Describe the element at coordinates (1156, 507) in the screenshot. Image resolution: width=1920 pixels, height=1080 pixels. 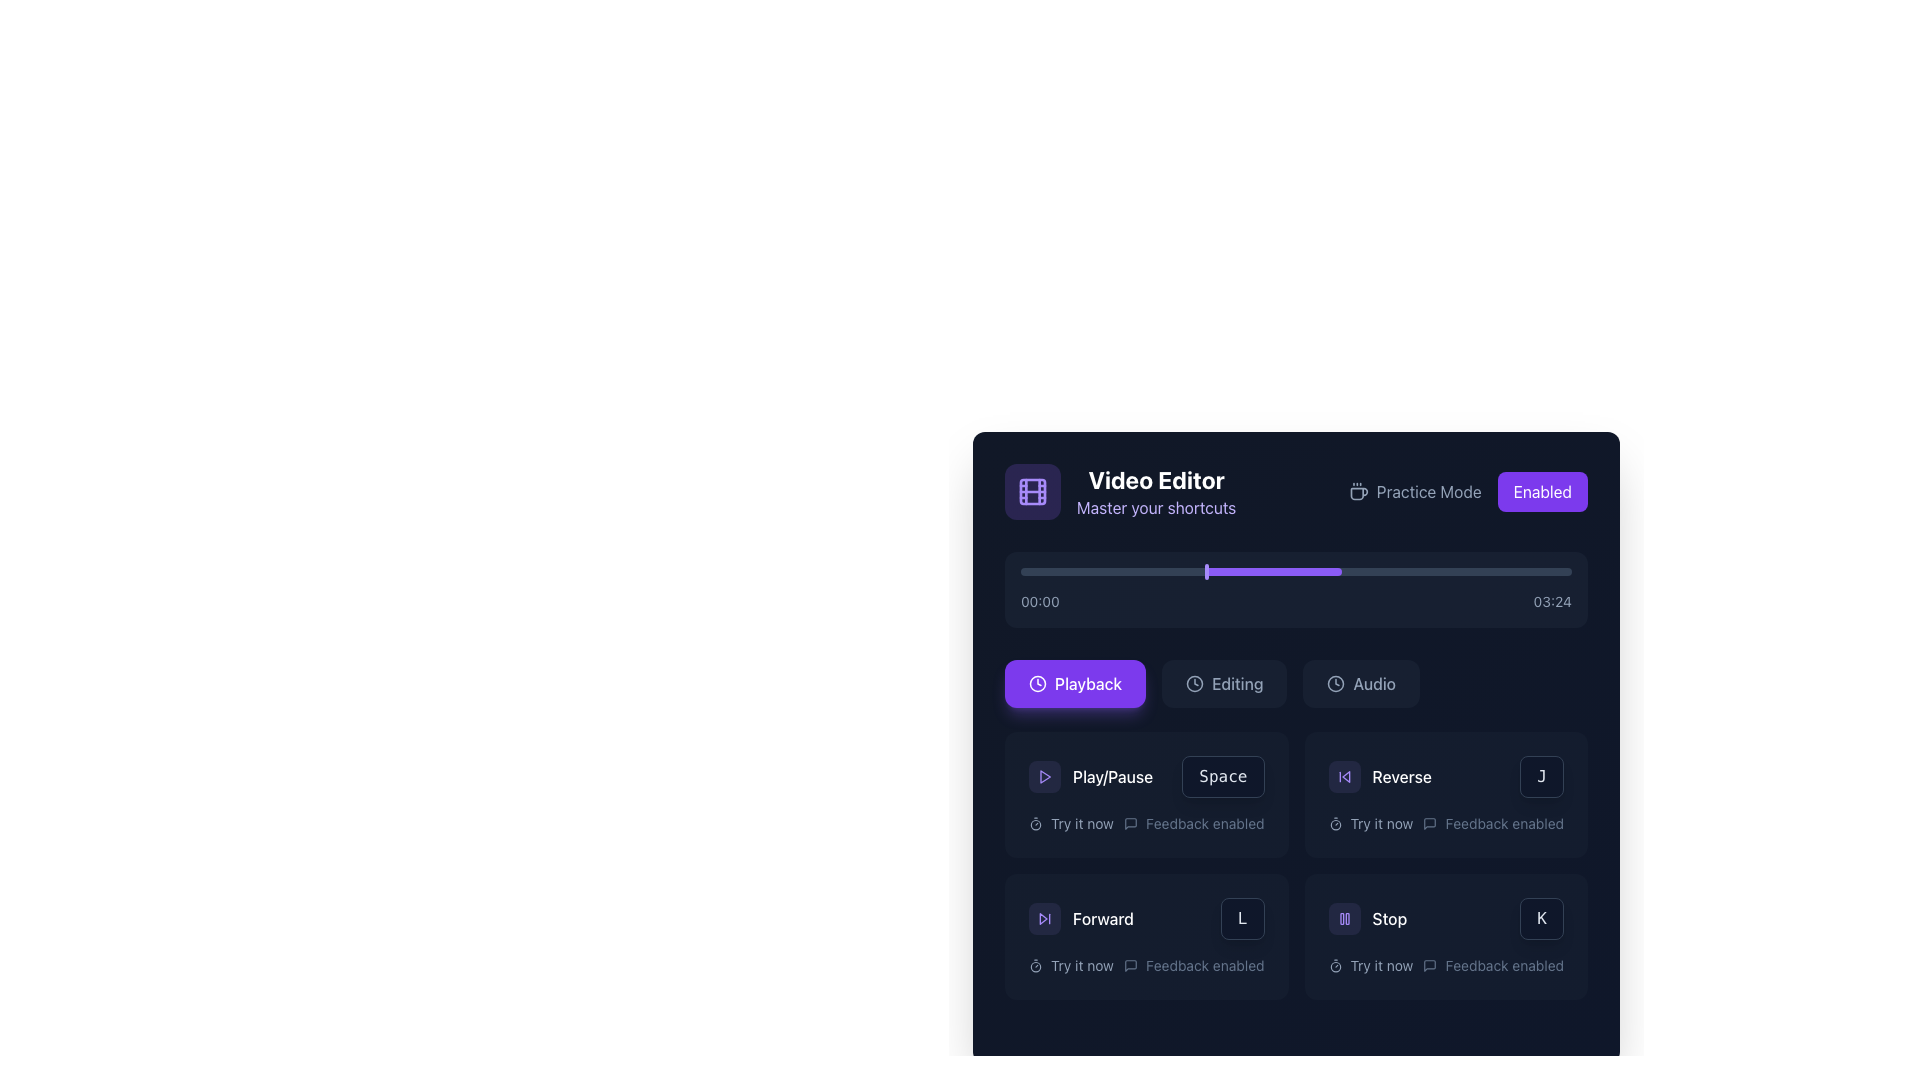
I see `the text label displaying 'Master your shortcuts' in violet color, positioned below the 'Video Editor' heading` at that location.